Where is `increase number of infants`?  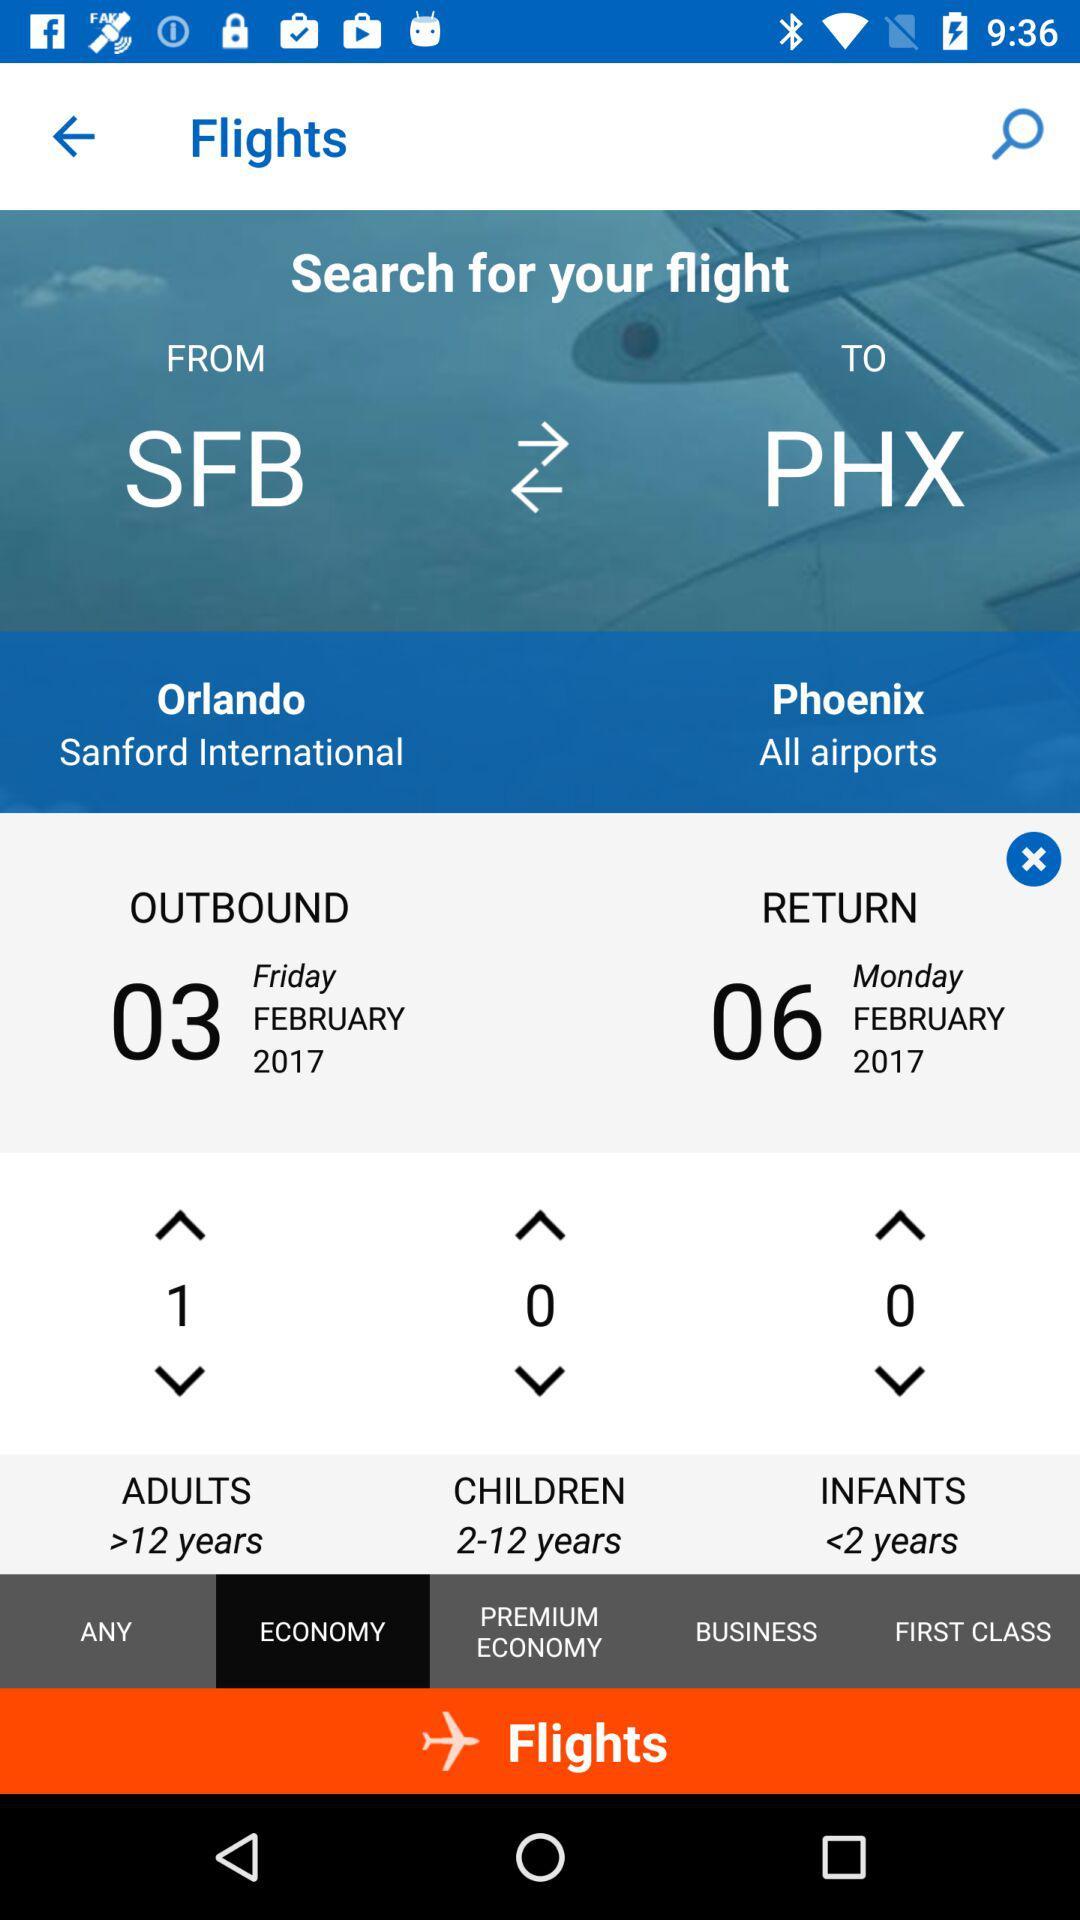
increase number of infants is located at coordinates (898, 1224).